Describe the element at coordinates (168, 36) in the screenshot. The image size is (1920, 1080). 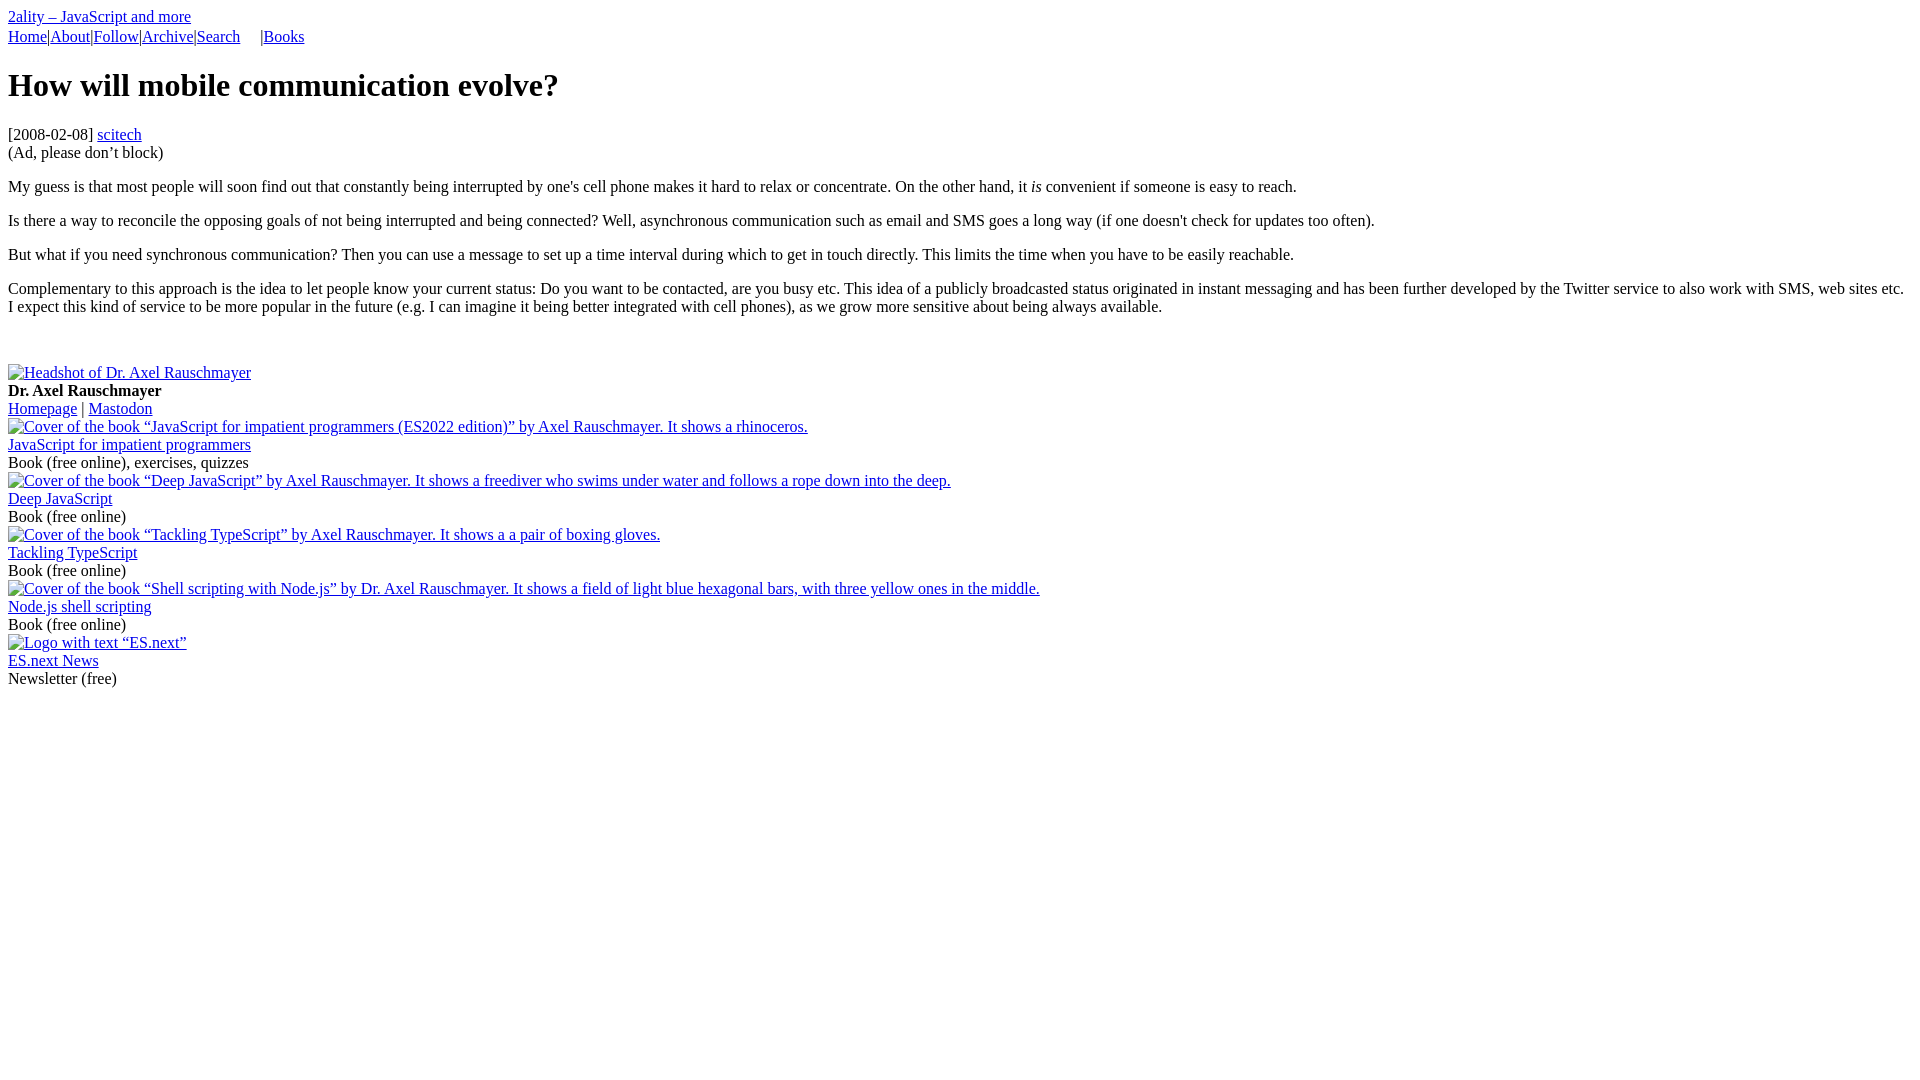
I see `'Archive'` at that location.